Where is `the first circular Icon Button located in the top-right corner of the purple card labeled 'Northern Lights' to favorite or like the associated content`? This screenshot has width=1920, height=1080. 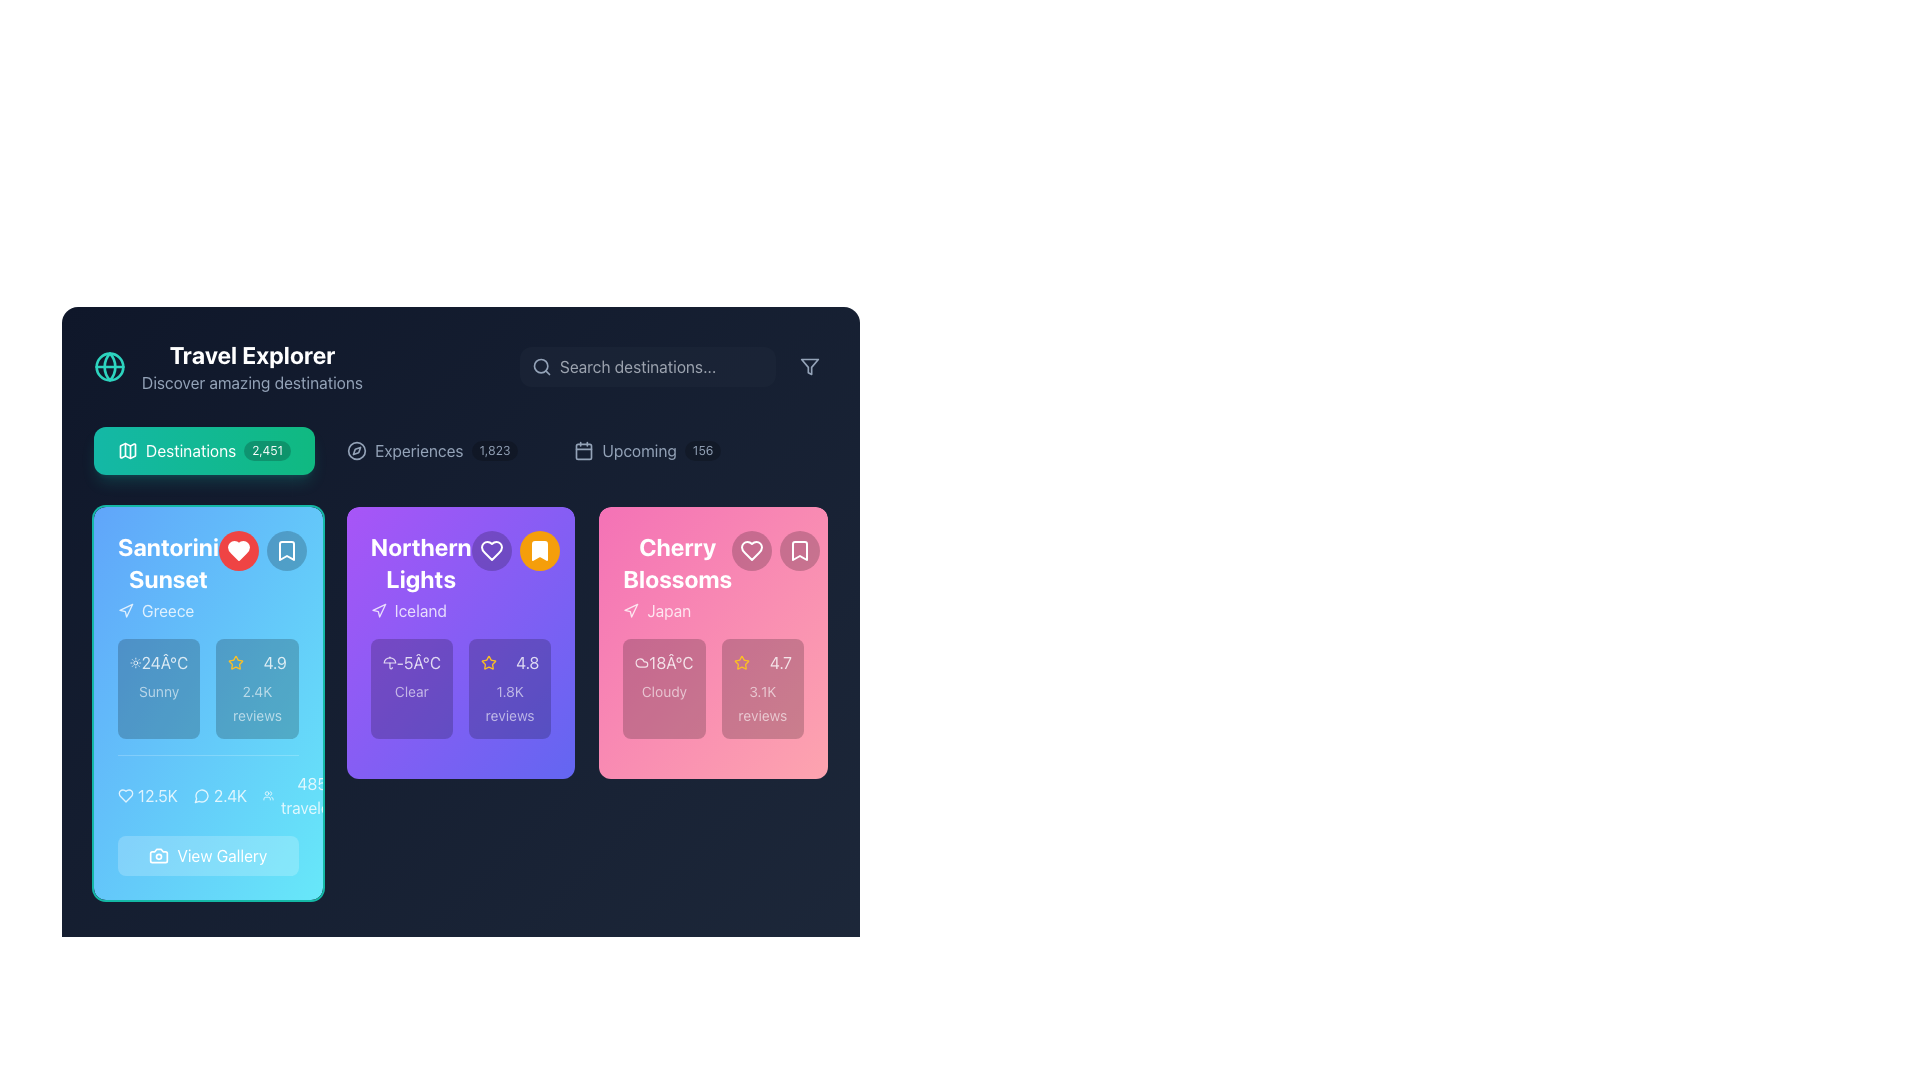 the first circular Icon Button located in the top-right corner of the purple card labeled 'Northern Lights' to favorite or like the associated content is located at coordinates (491, 551).